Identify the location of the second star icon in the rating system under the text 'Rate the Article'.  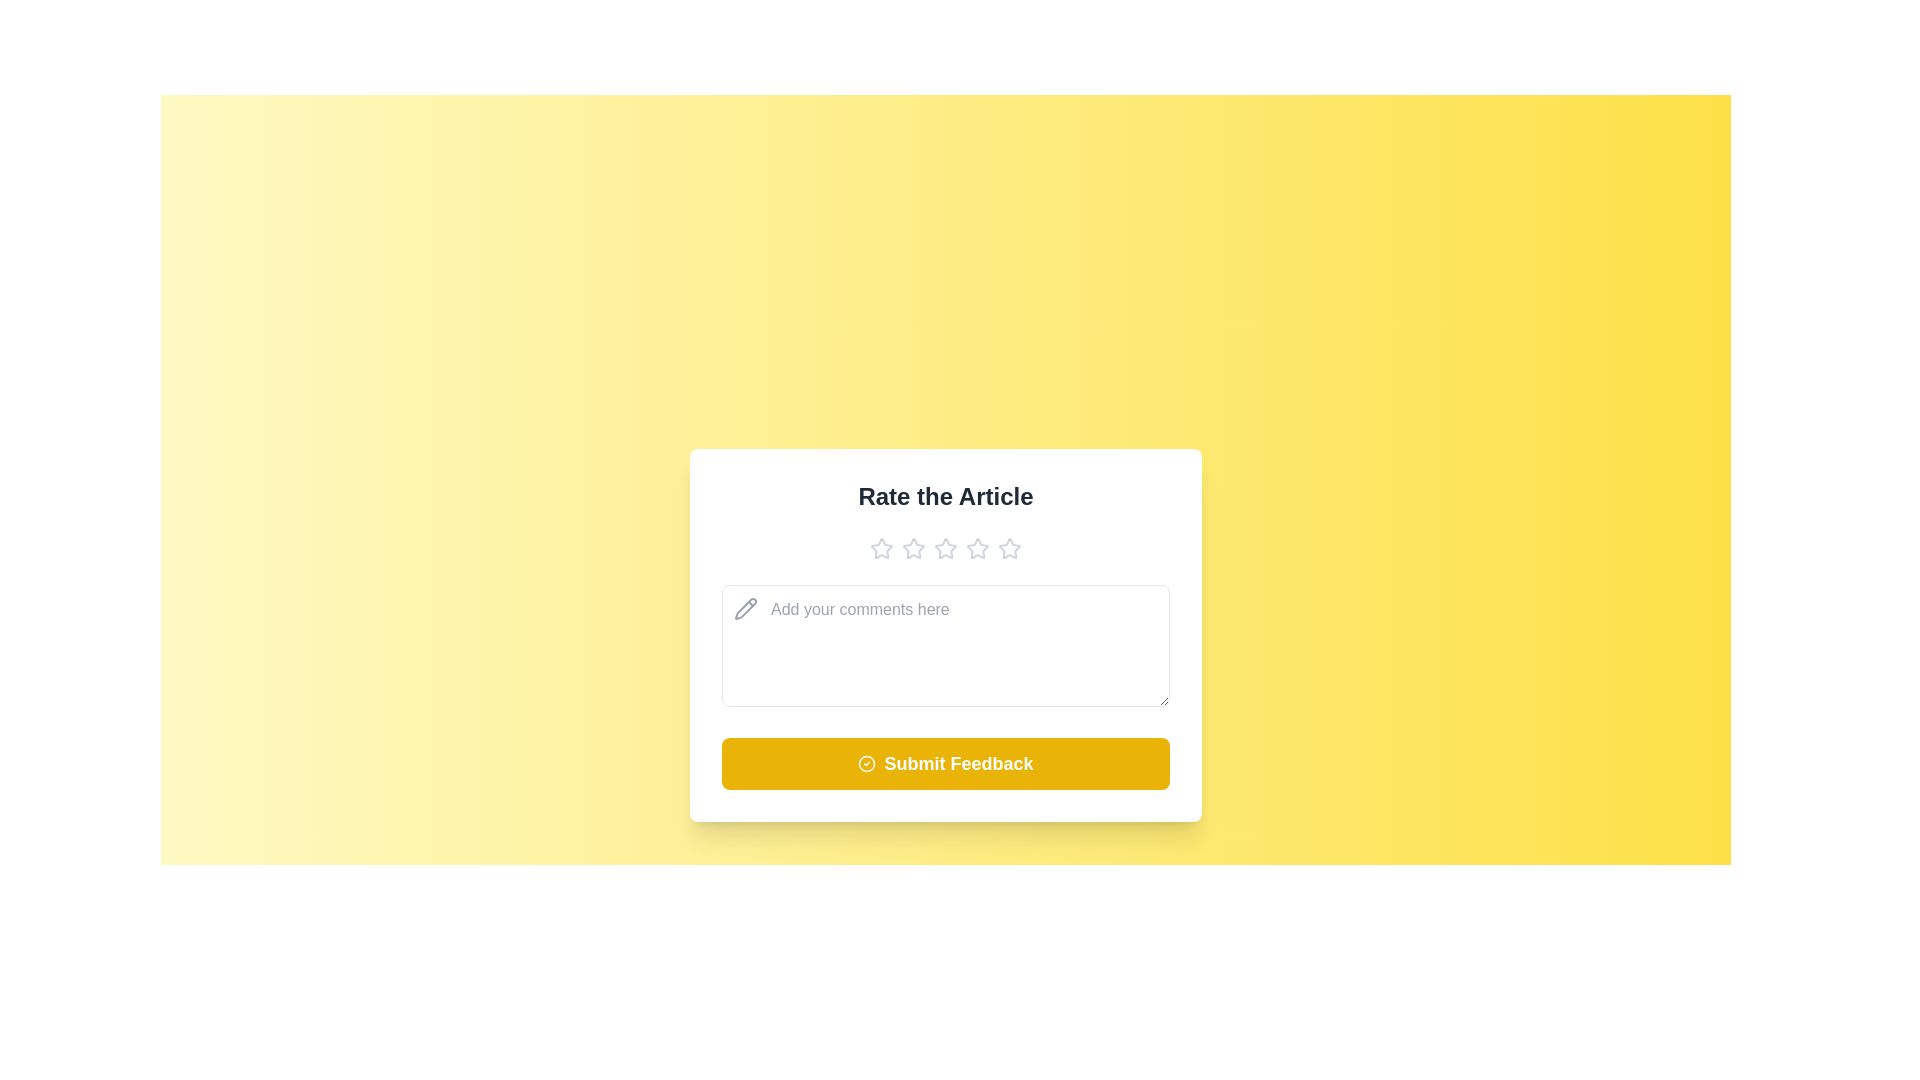
(912, 547).